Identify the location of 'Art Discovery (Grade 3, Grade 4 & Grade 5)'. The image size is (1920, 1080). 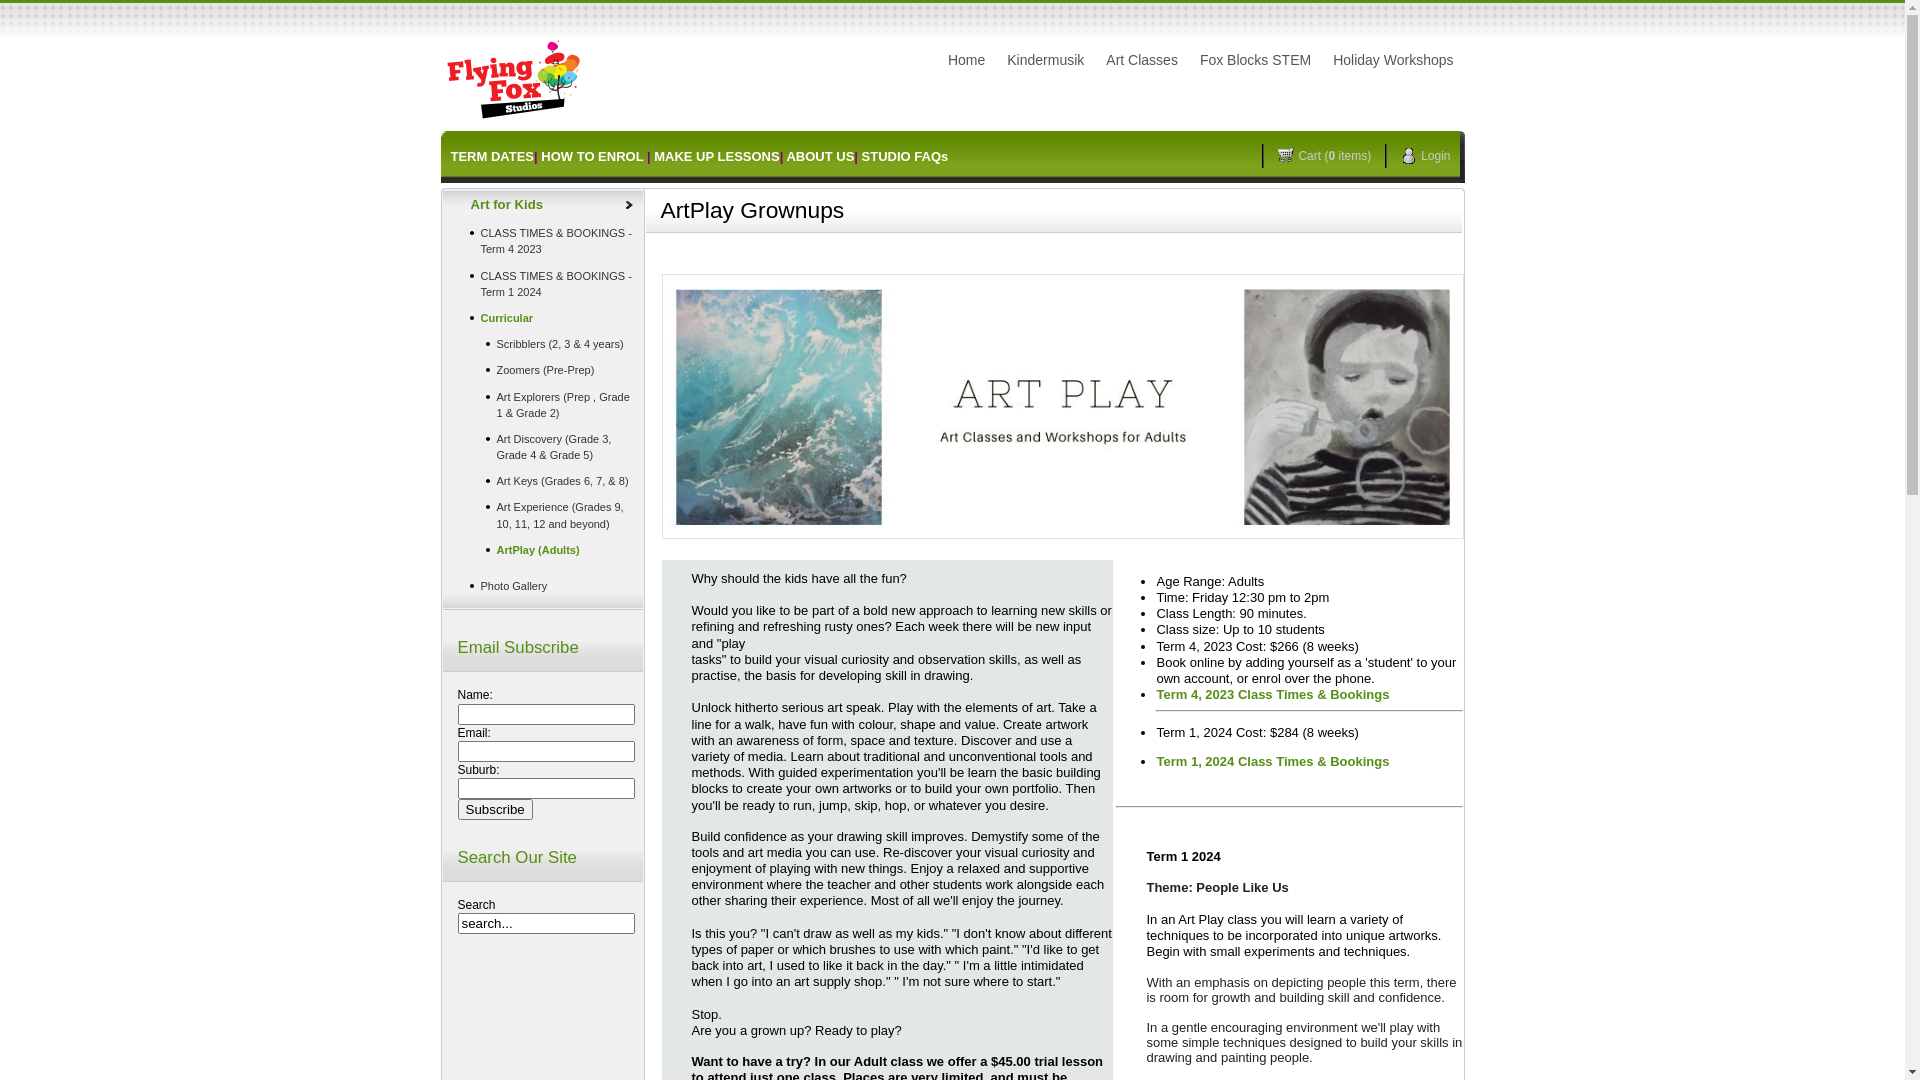
(542, 446).